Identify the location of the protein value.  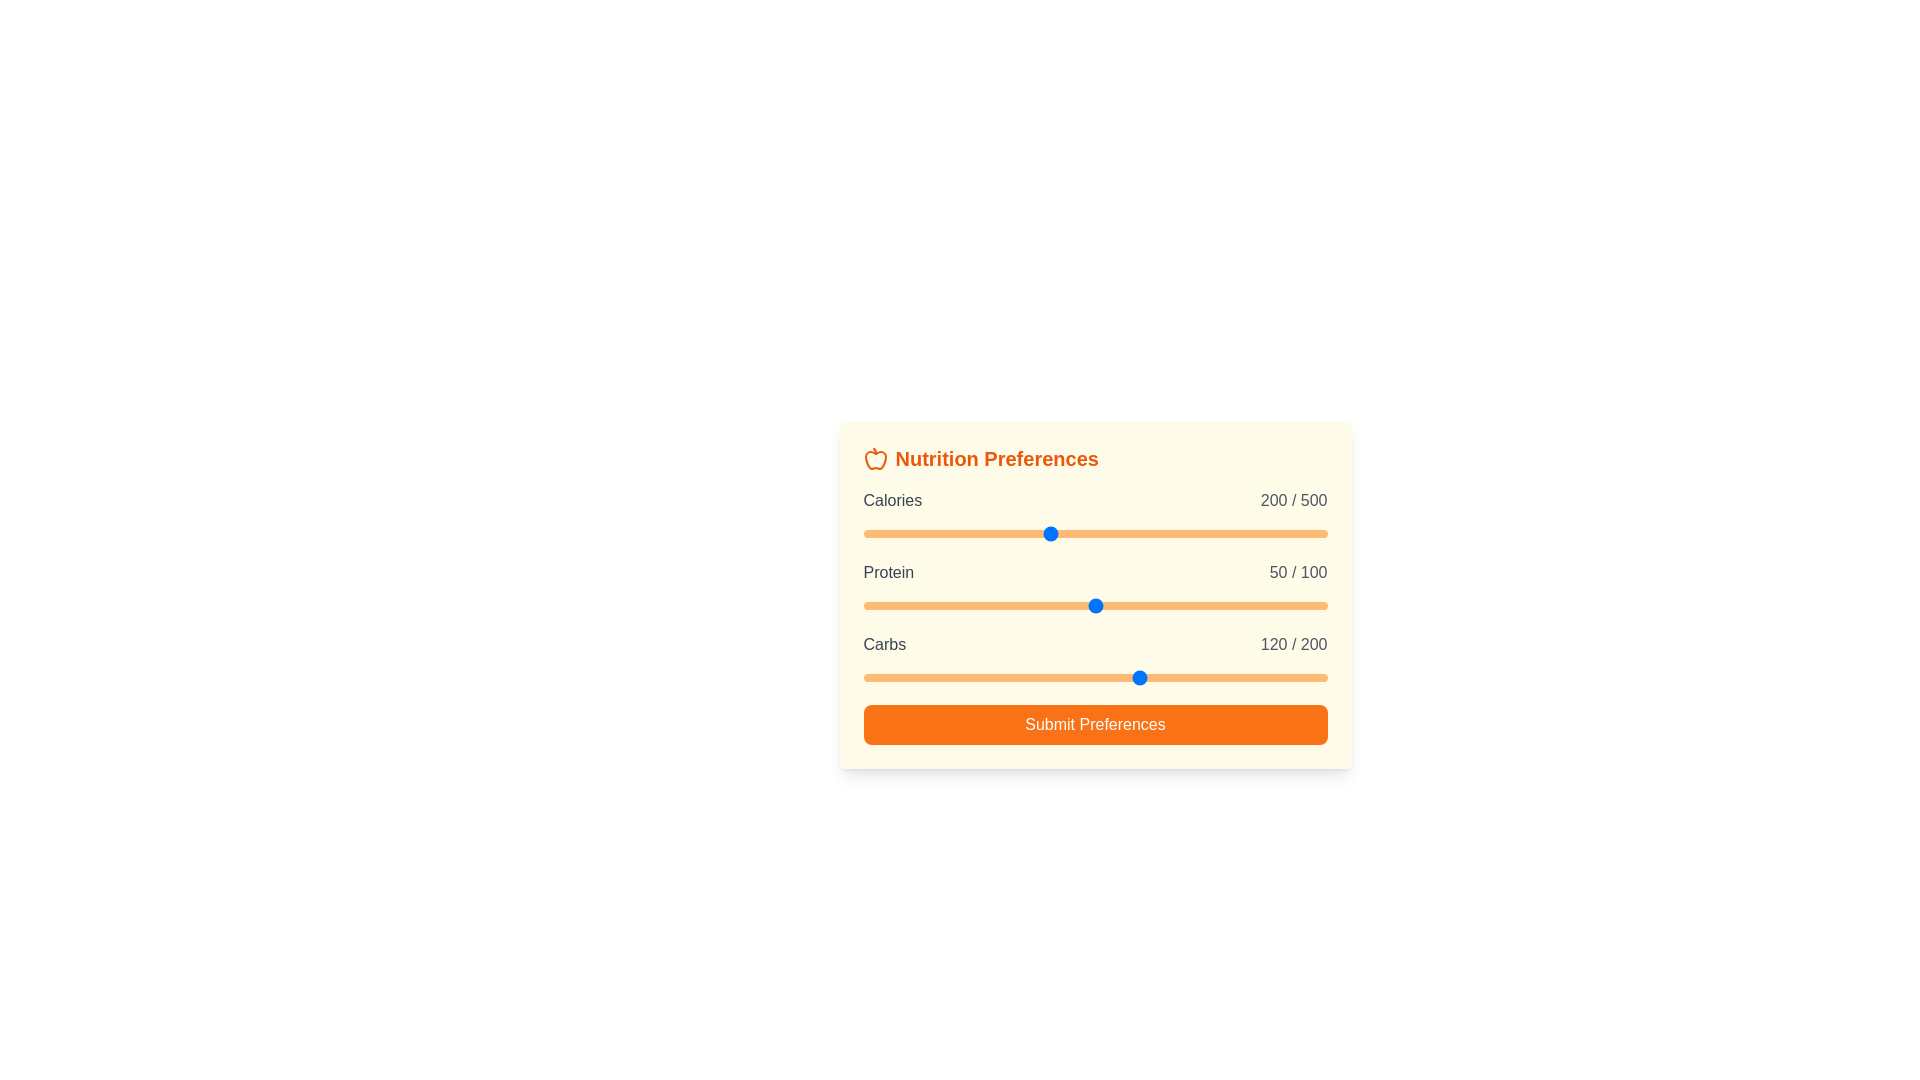
(1183, 604).